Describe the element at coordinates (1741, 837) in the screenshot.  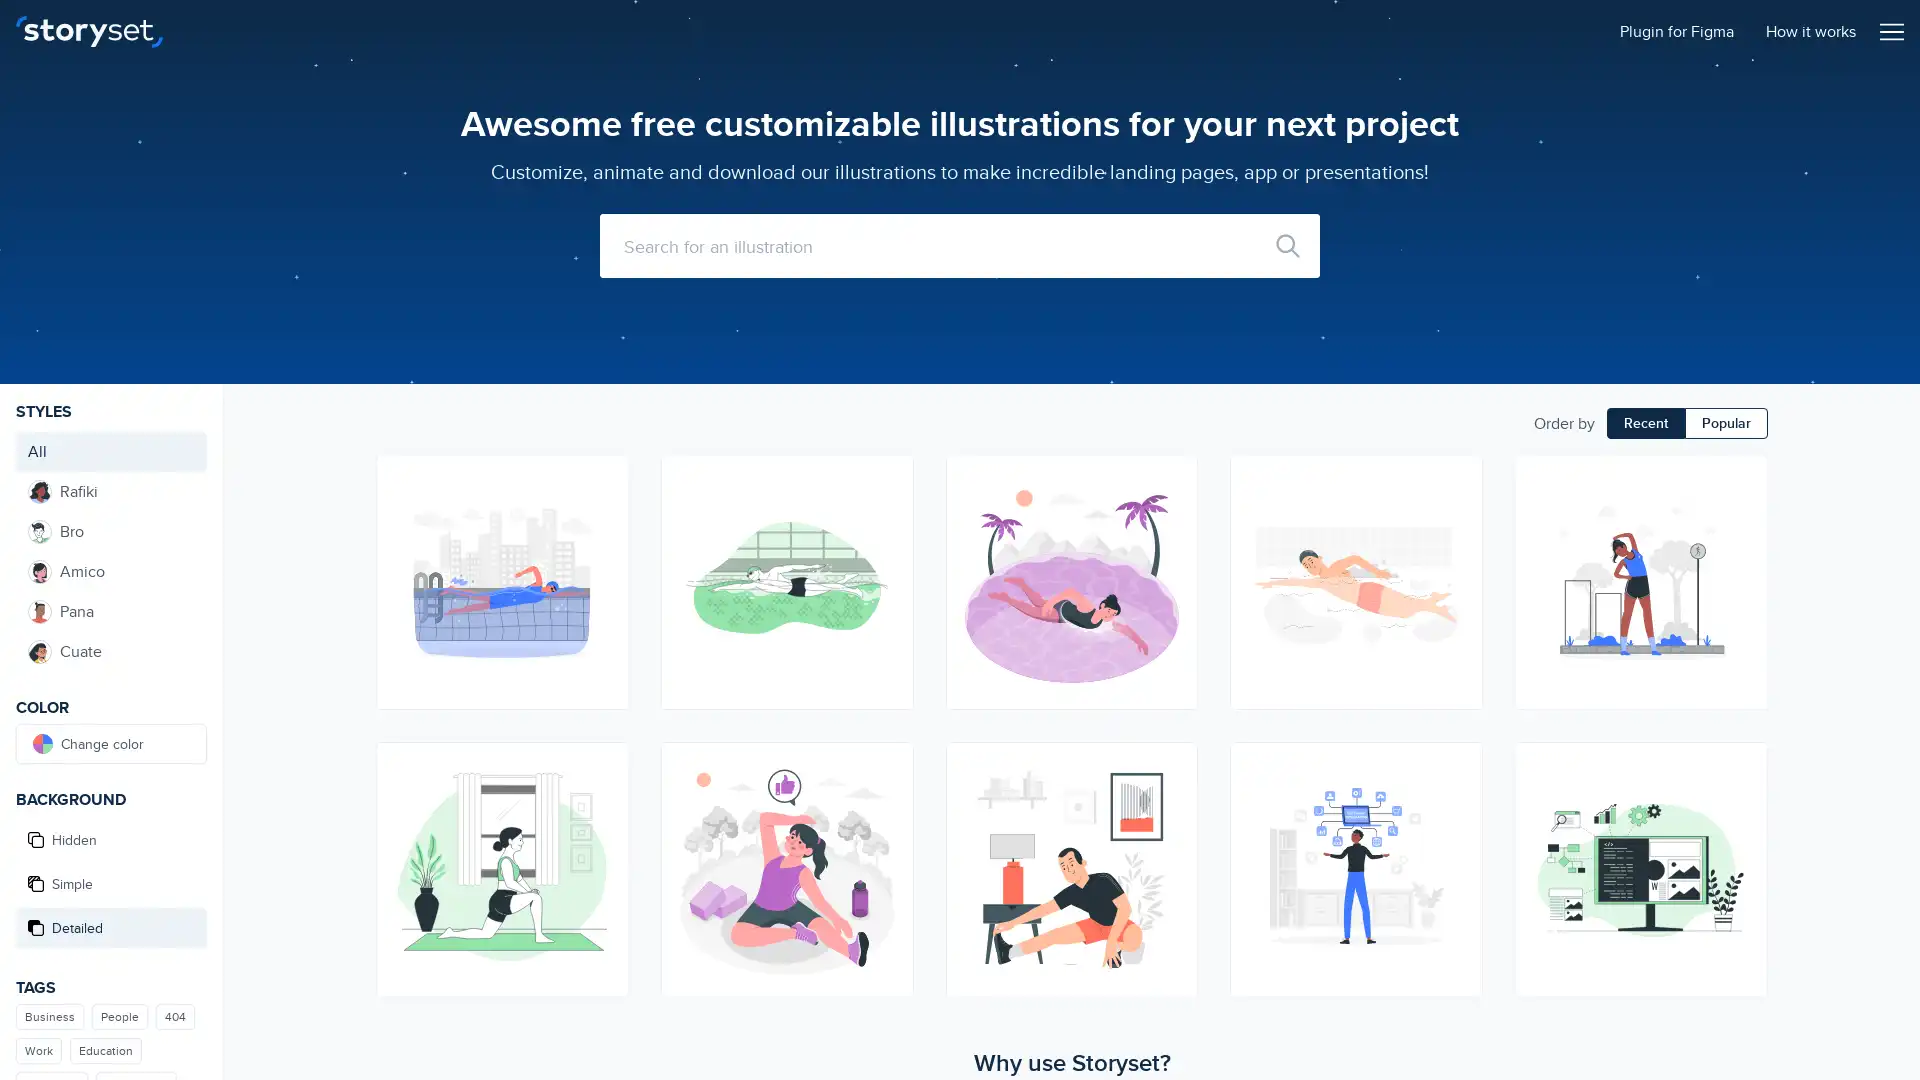
I see `Pinterest icon Save` at that location.